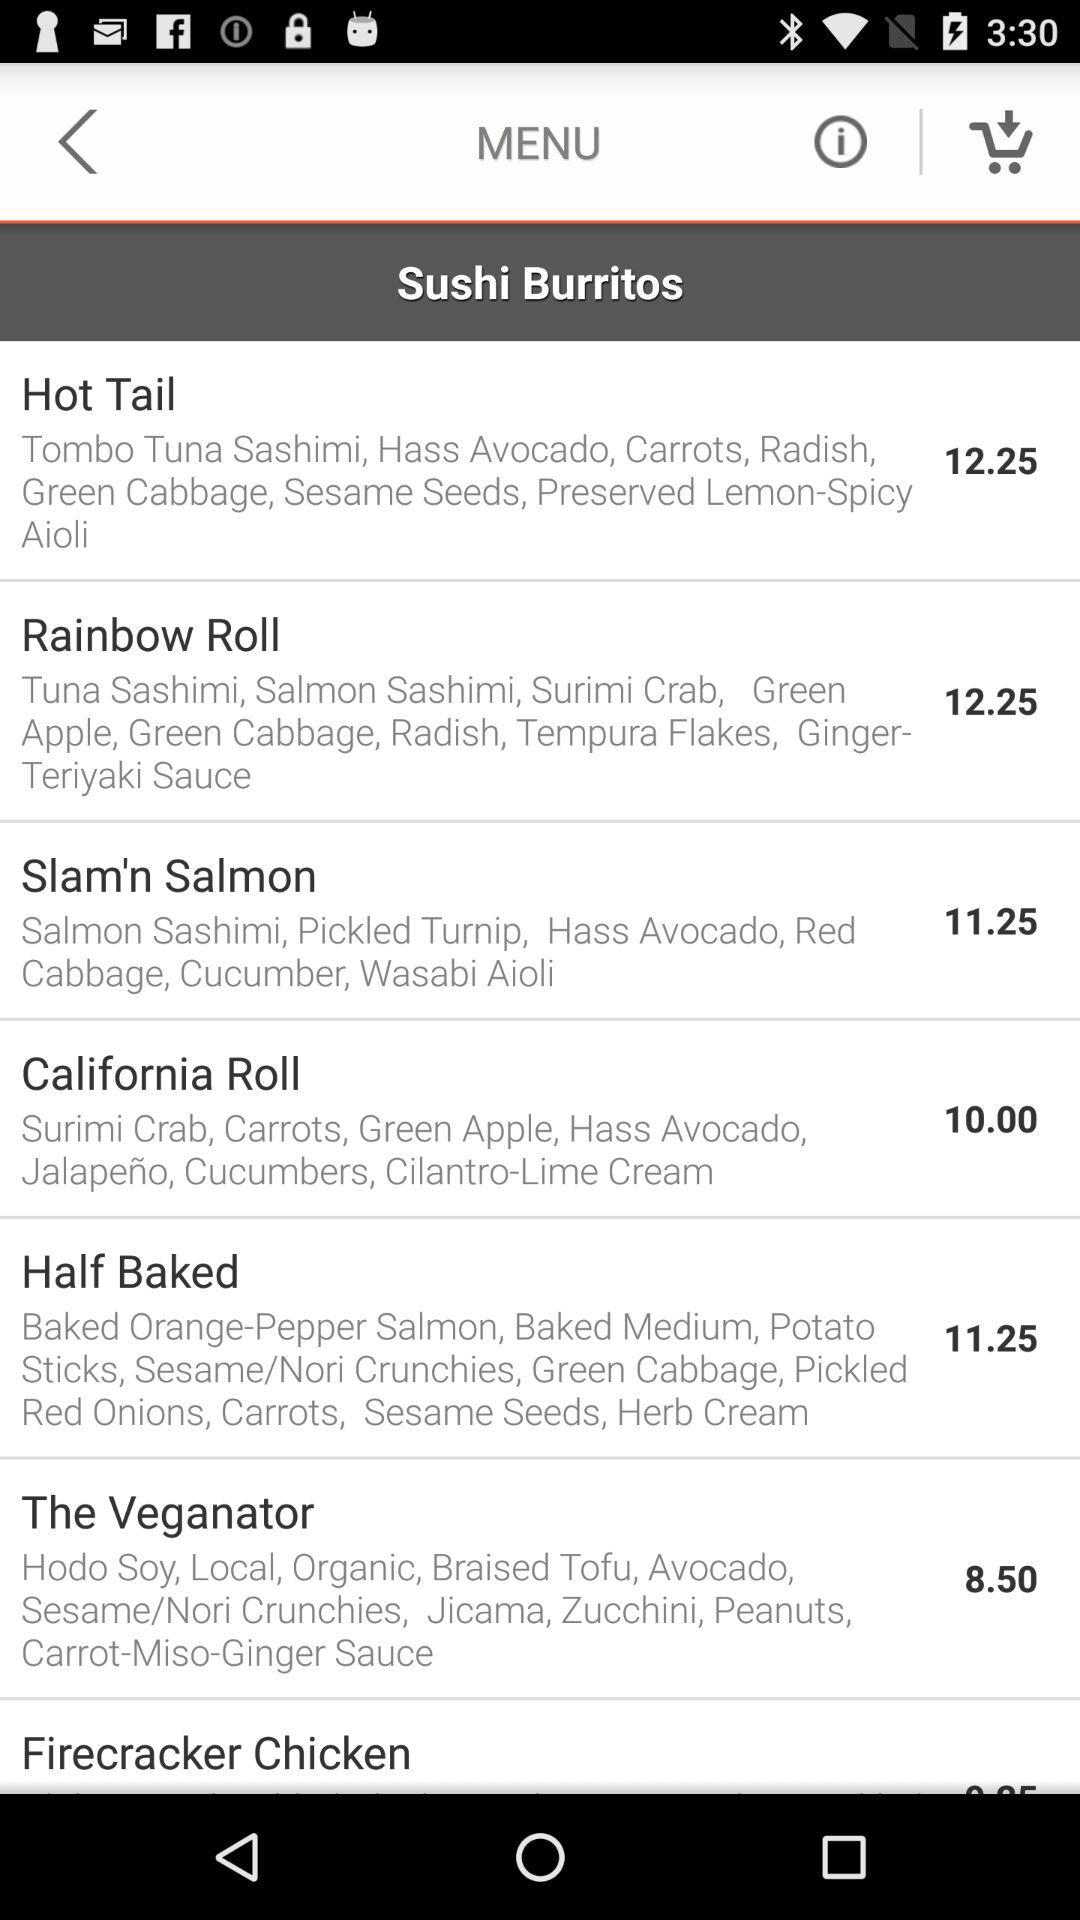  Describe the element at coordinates (471, 874) in the screenshot. I see `the app above salmon sashimi pickled` at that location.